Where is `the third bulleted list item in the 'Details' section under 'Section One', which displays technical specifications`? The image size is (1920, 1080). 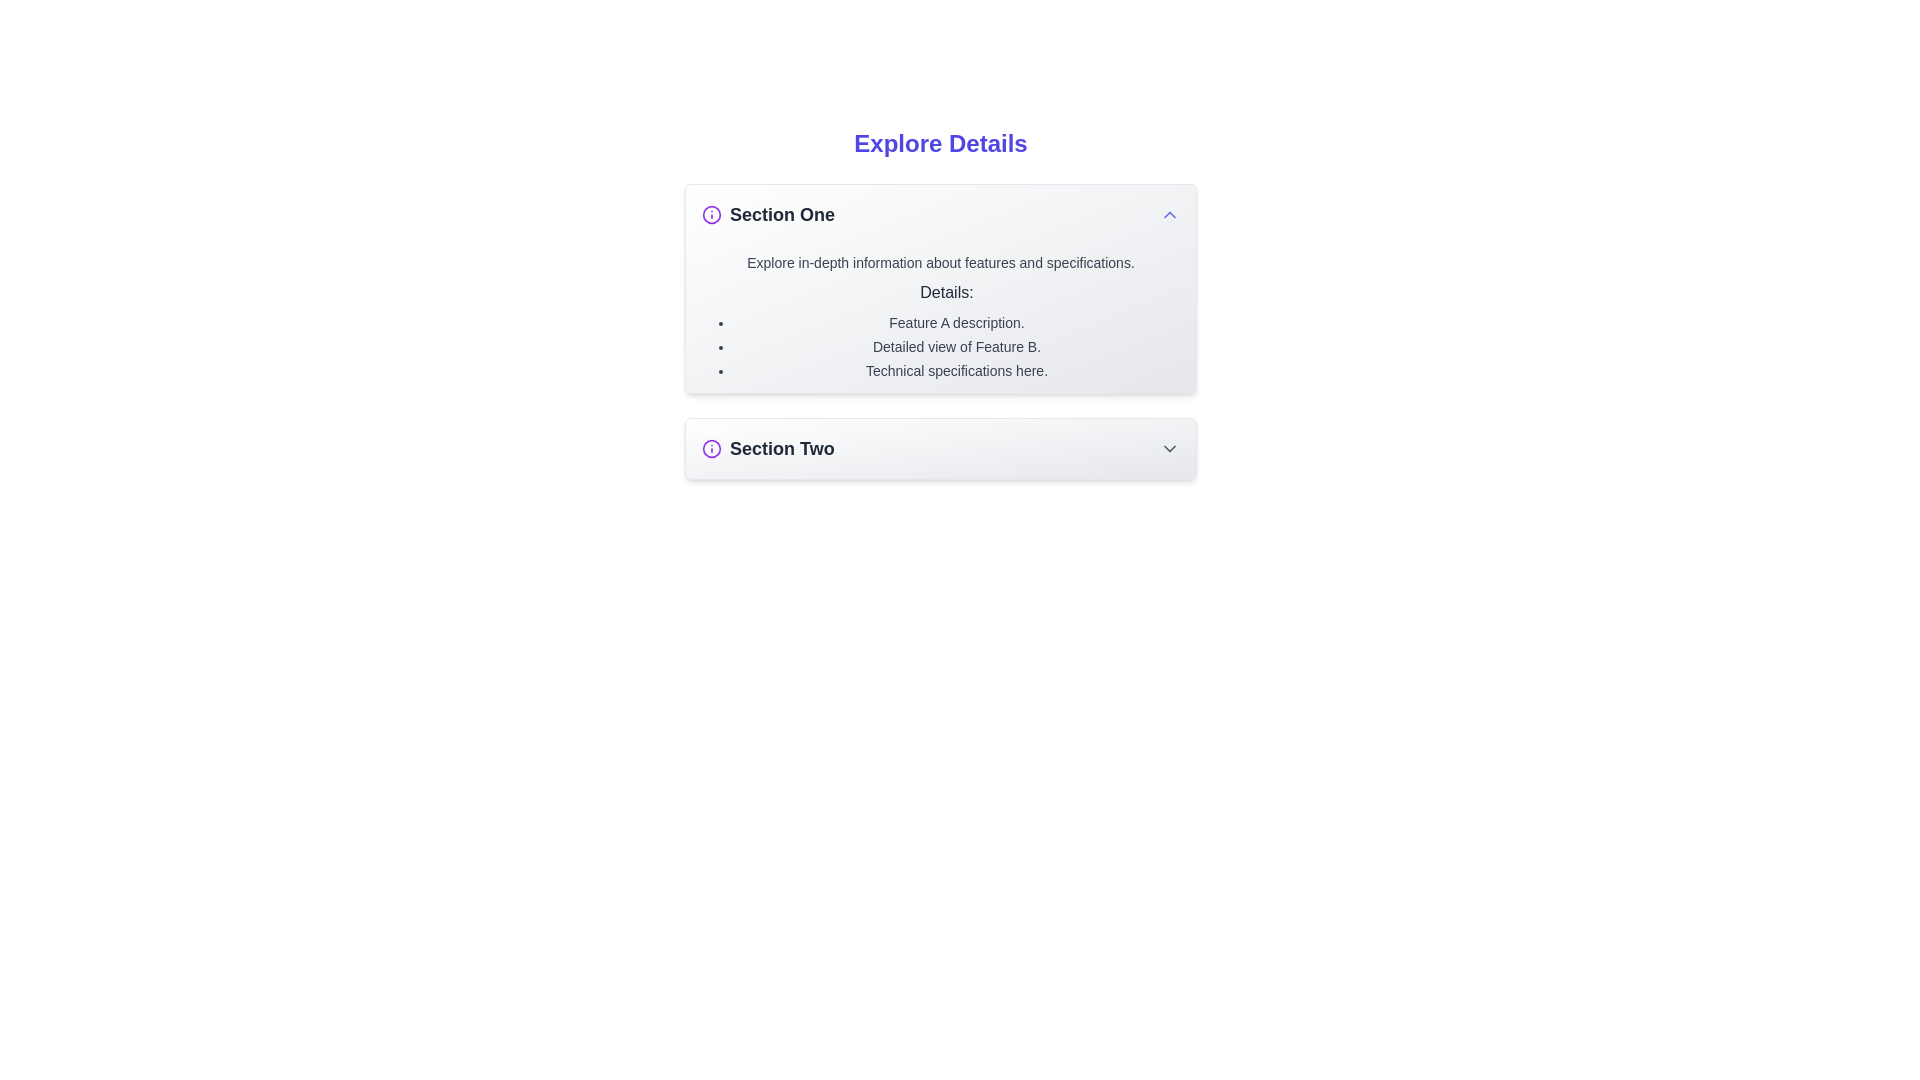 the third bulleted list item in the 'Details' section under 'Section One', which displays technical specifications is located at coordinates (955, 373).